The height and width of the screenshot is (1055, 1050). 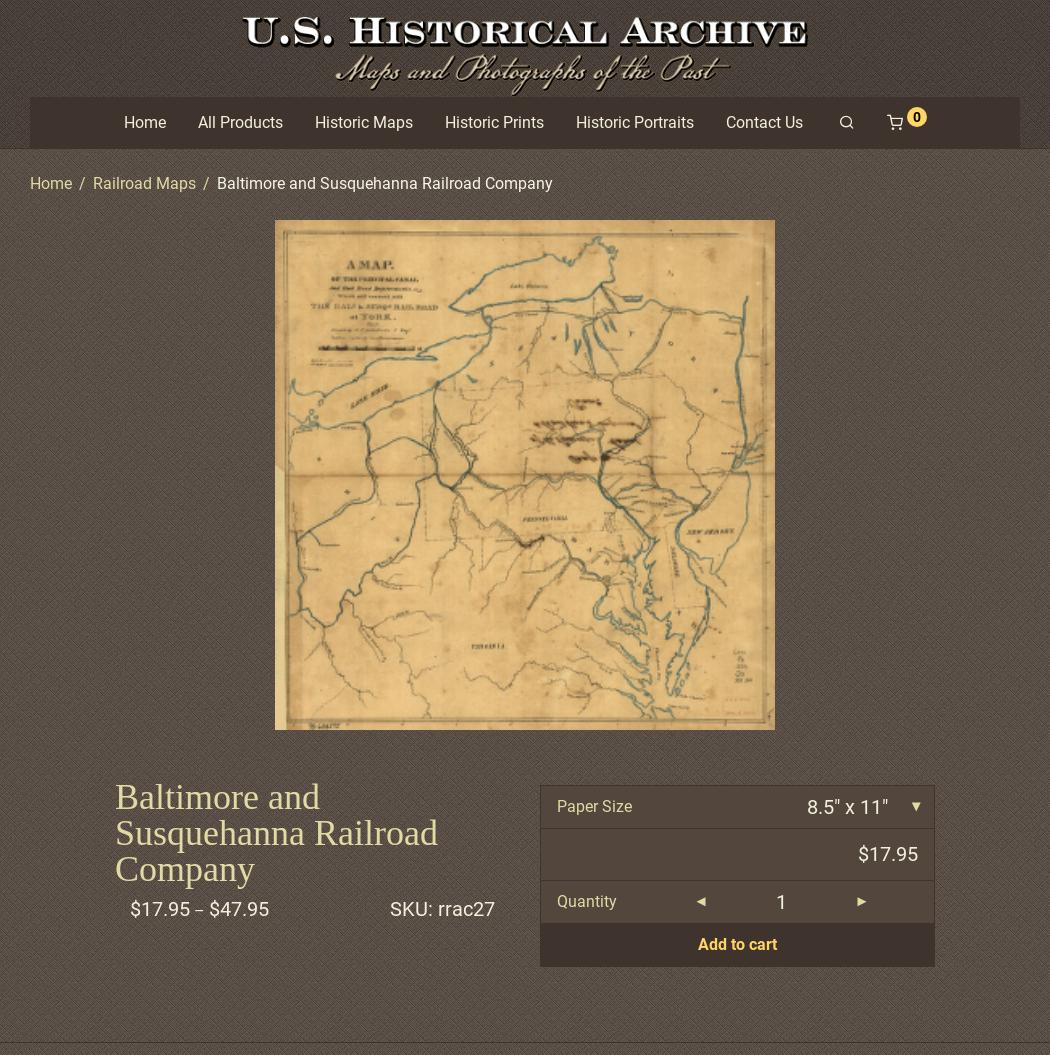 I want to click on 'Contact Us', so click(x=763, y=121).